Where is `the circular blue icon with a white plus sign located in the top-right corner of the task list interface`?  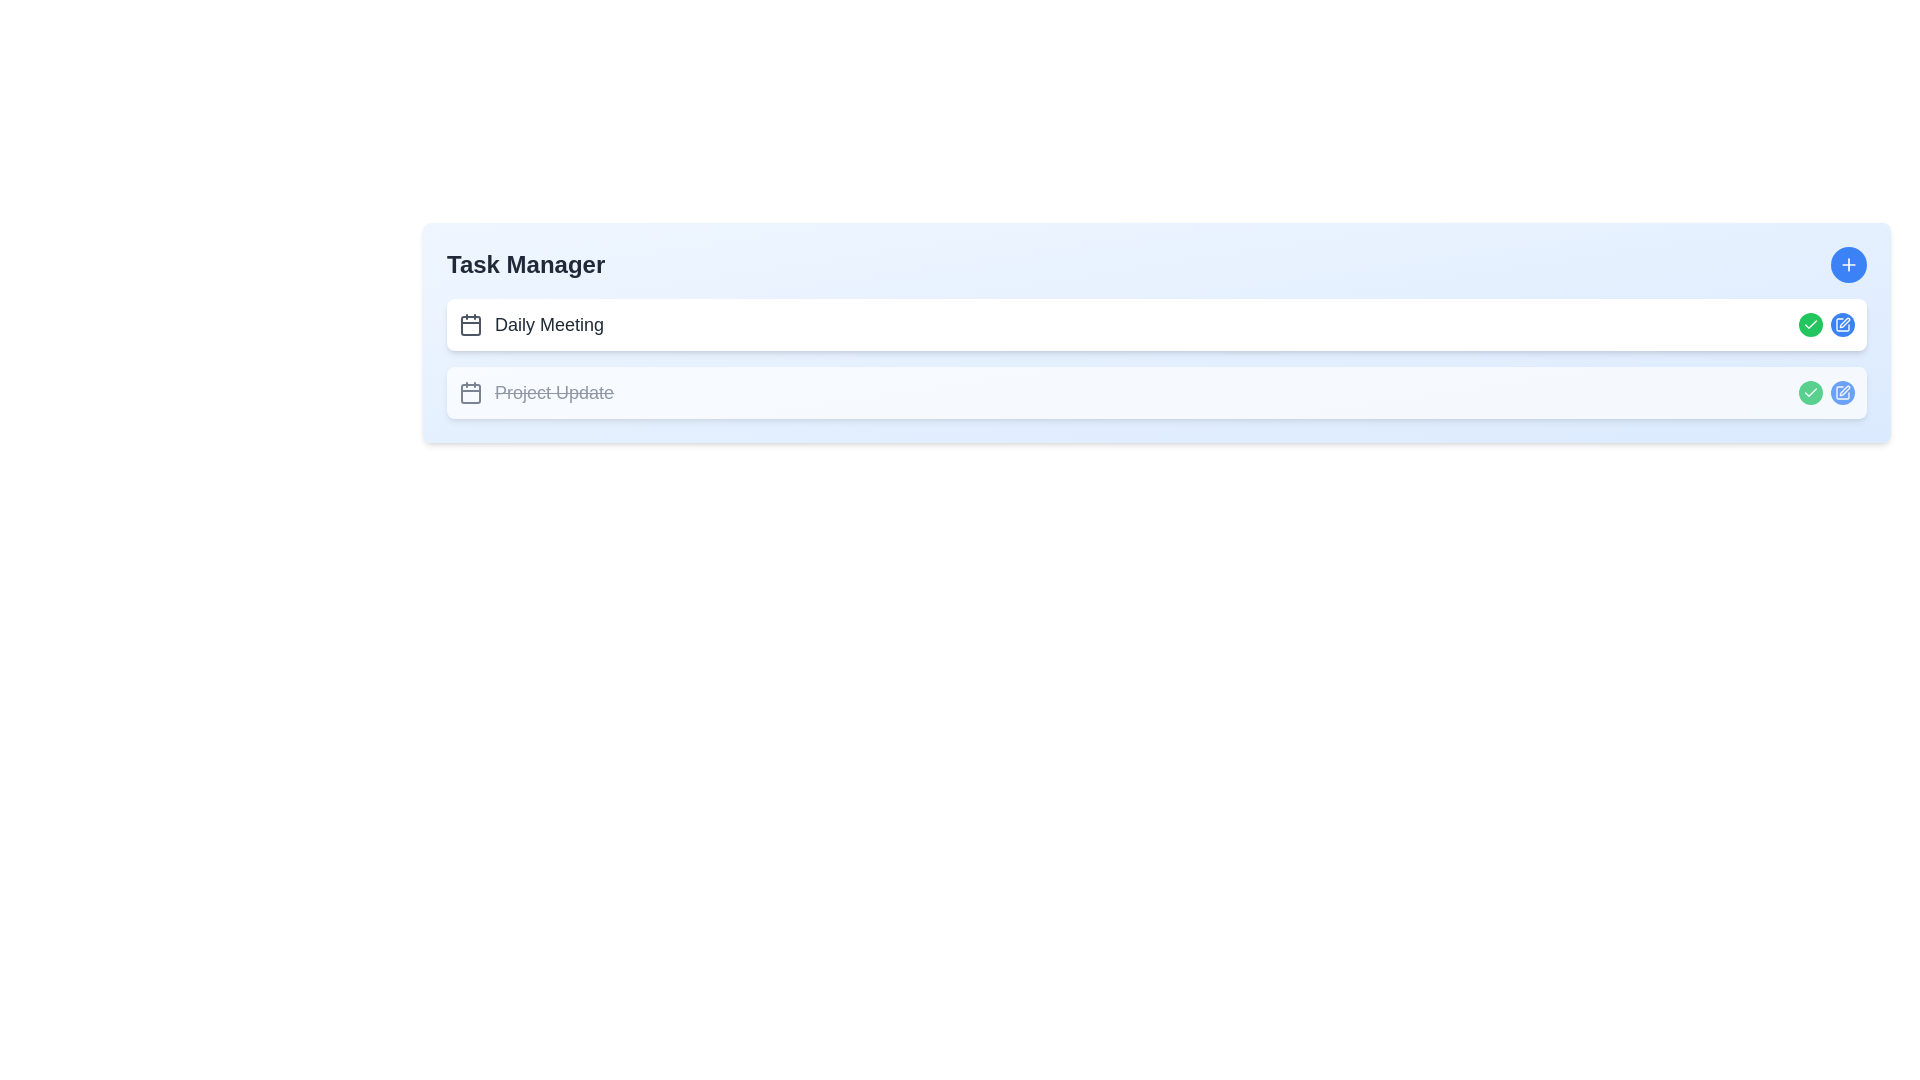
the circular blue icon with a white plus sign located in the top-right corner of the task list interface is located at coordinates (1847, 264).